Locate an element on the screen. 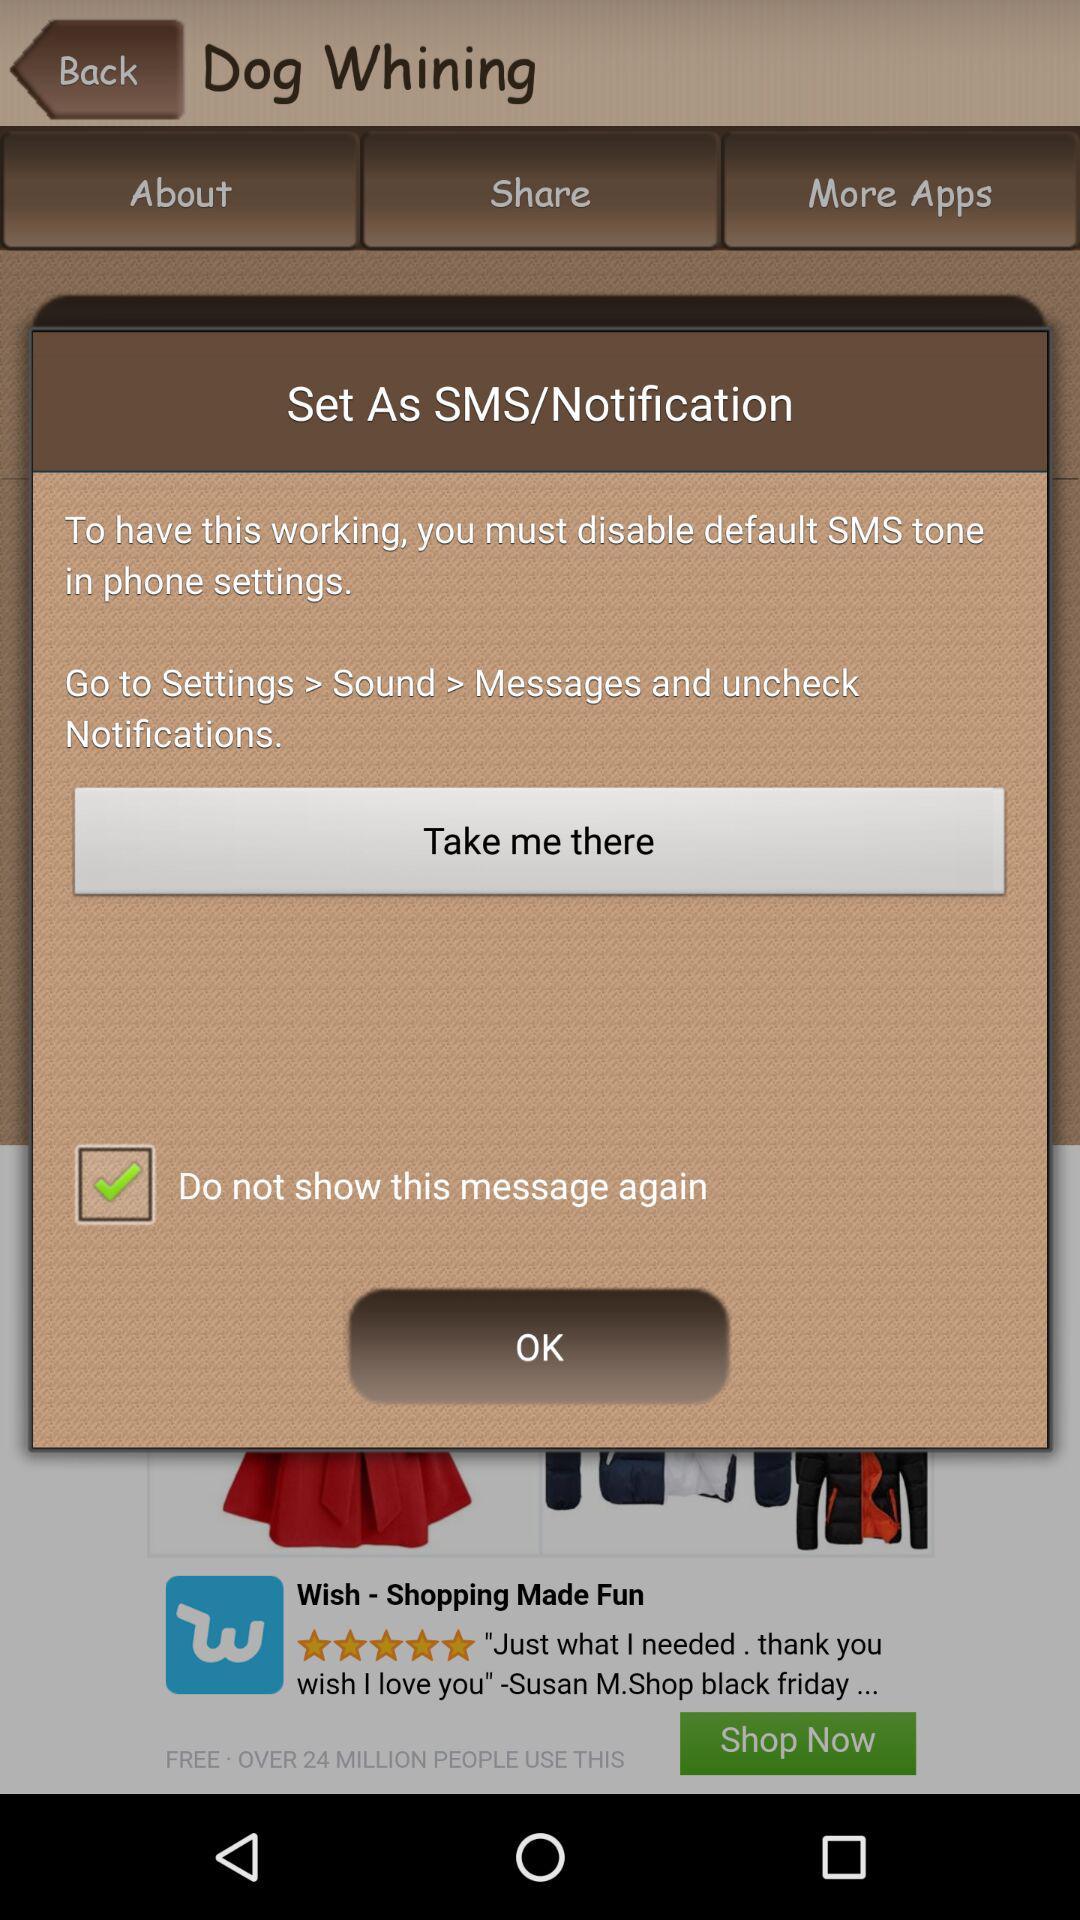 The image size is (1080, 1920). tit the option to correct is located at coordinates (114, 1182).